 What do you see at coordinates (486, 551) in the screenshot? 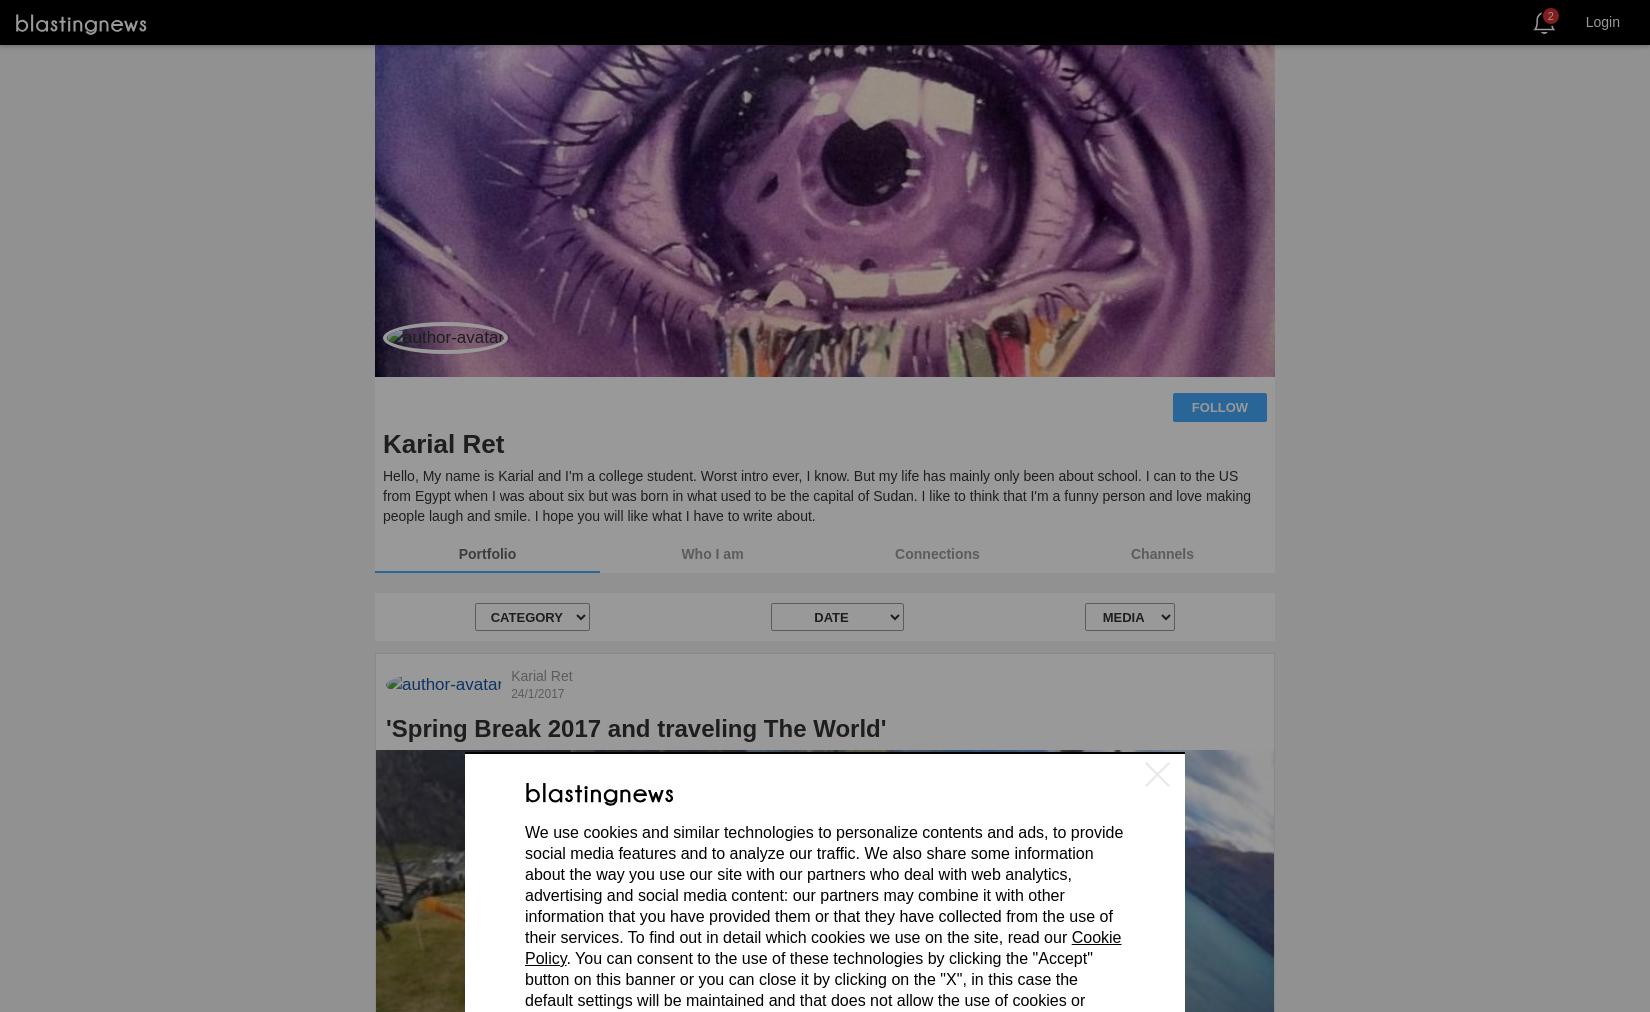
I see `'Portfolio'` at bounding box center [486, 551].